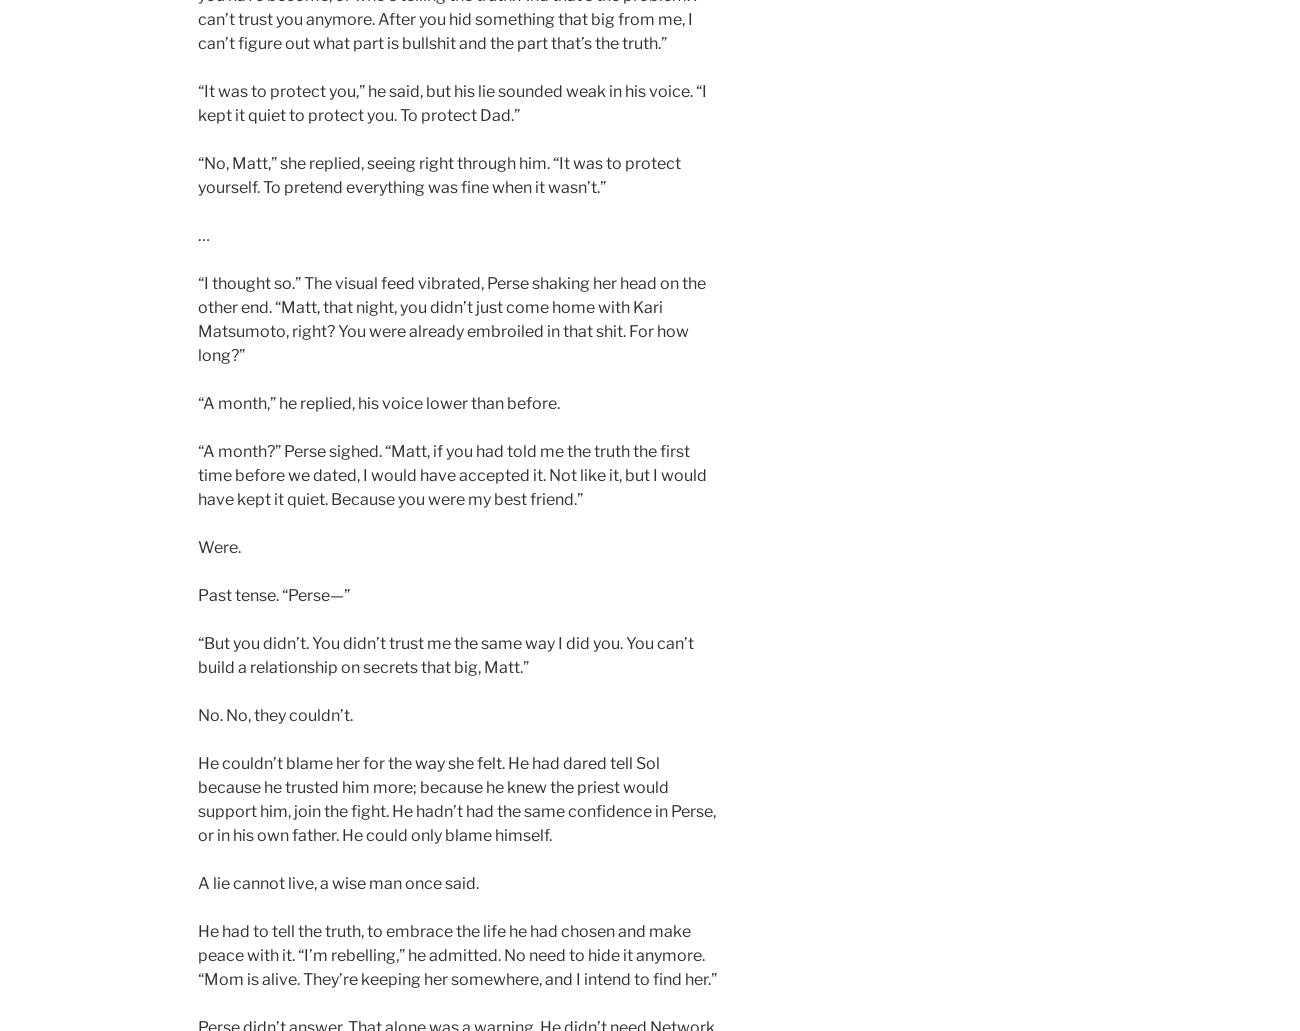  I want to click on 'He couldn’t blame her for the way she felt. He had dared tell Sol because he trusted him more; because he knew the priest would support him, join the fight. He hadn’t had the same confidence in Perse, or in his own father. He could only blame himself.', so click(455, 798).